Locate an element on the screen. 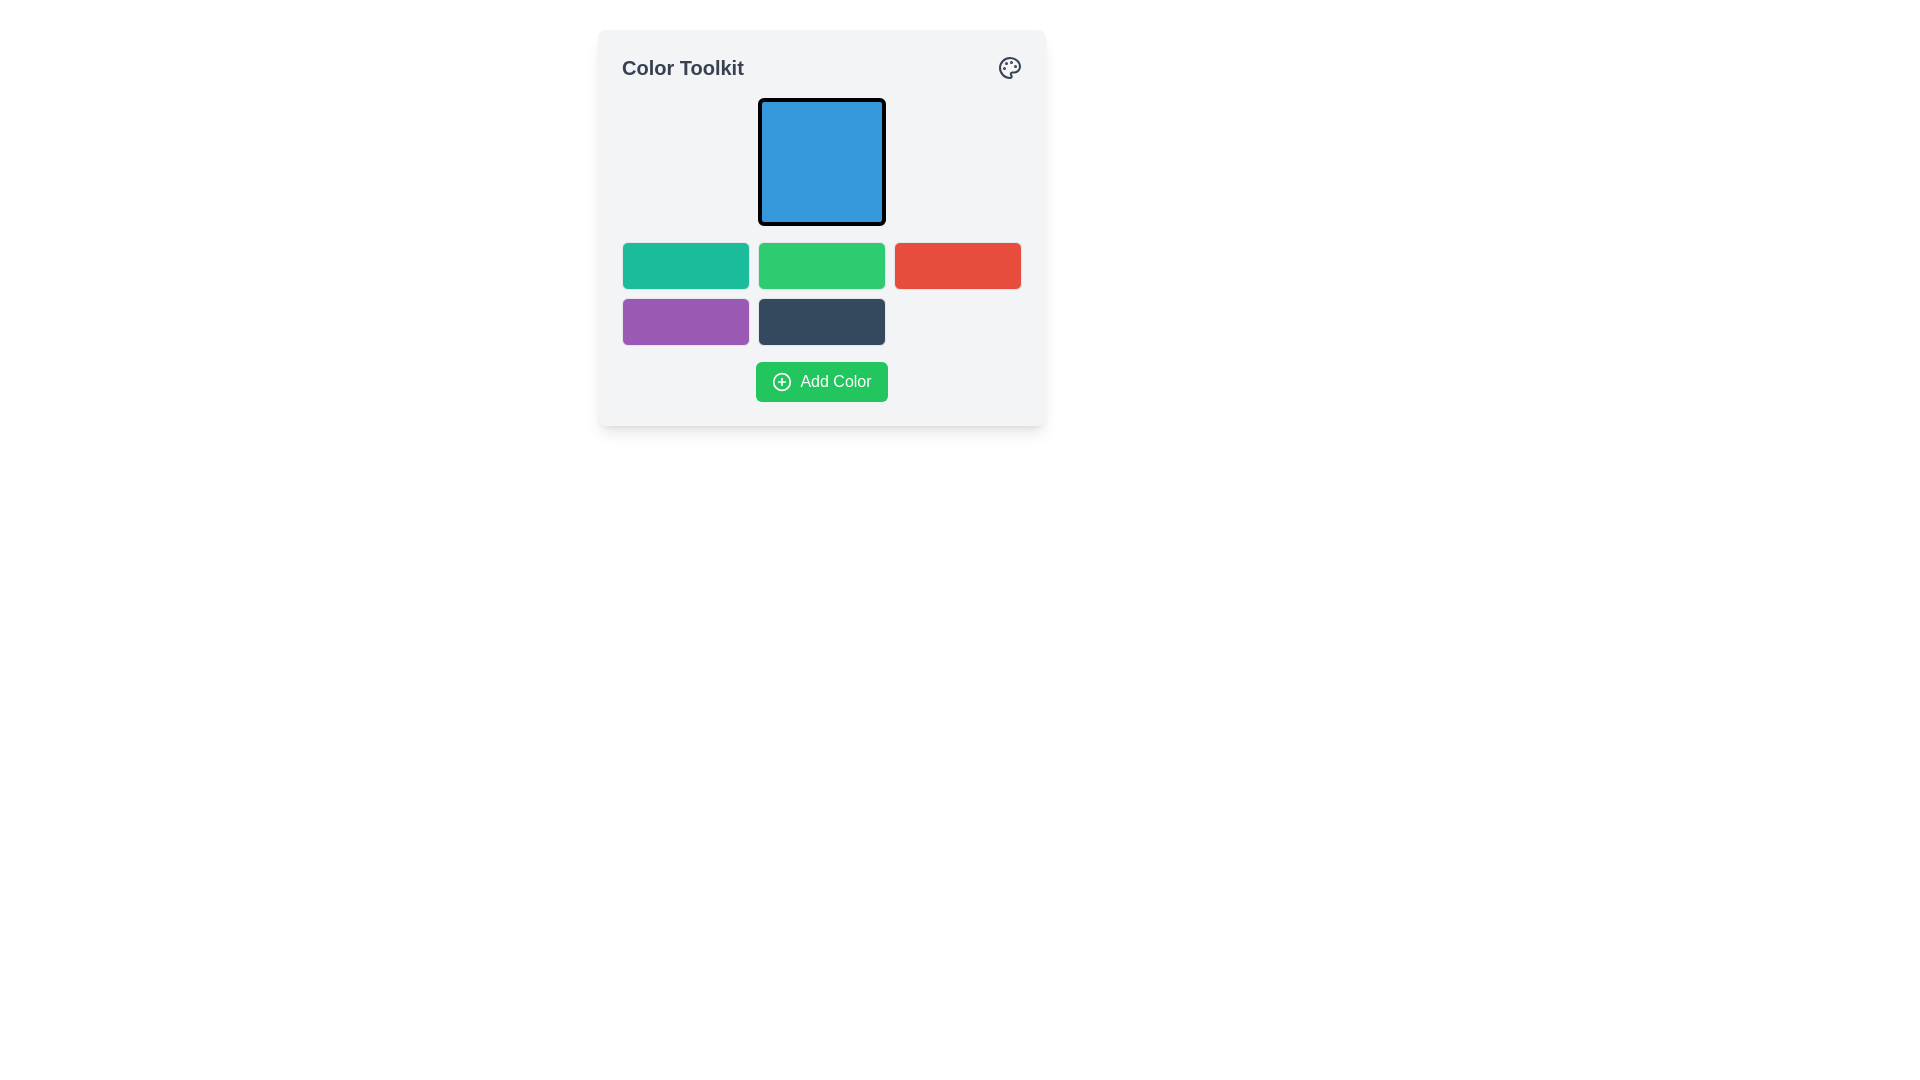 The image size is (1920, 1080). the painter's palette icon located in the top-right corner of the primary interface panel, adjacent above the title 'Color Toolkit' is located at coordinates (1009, 67).